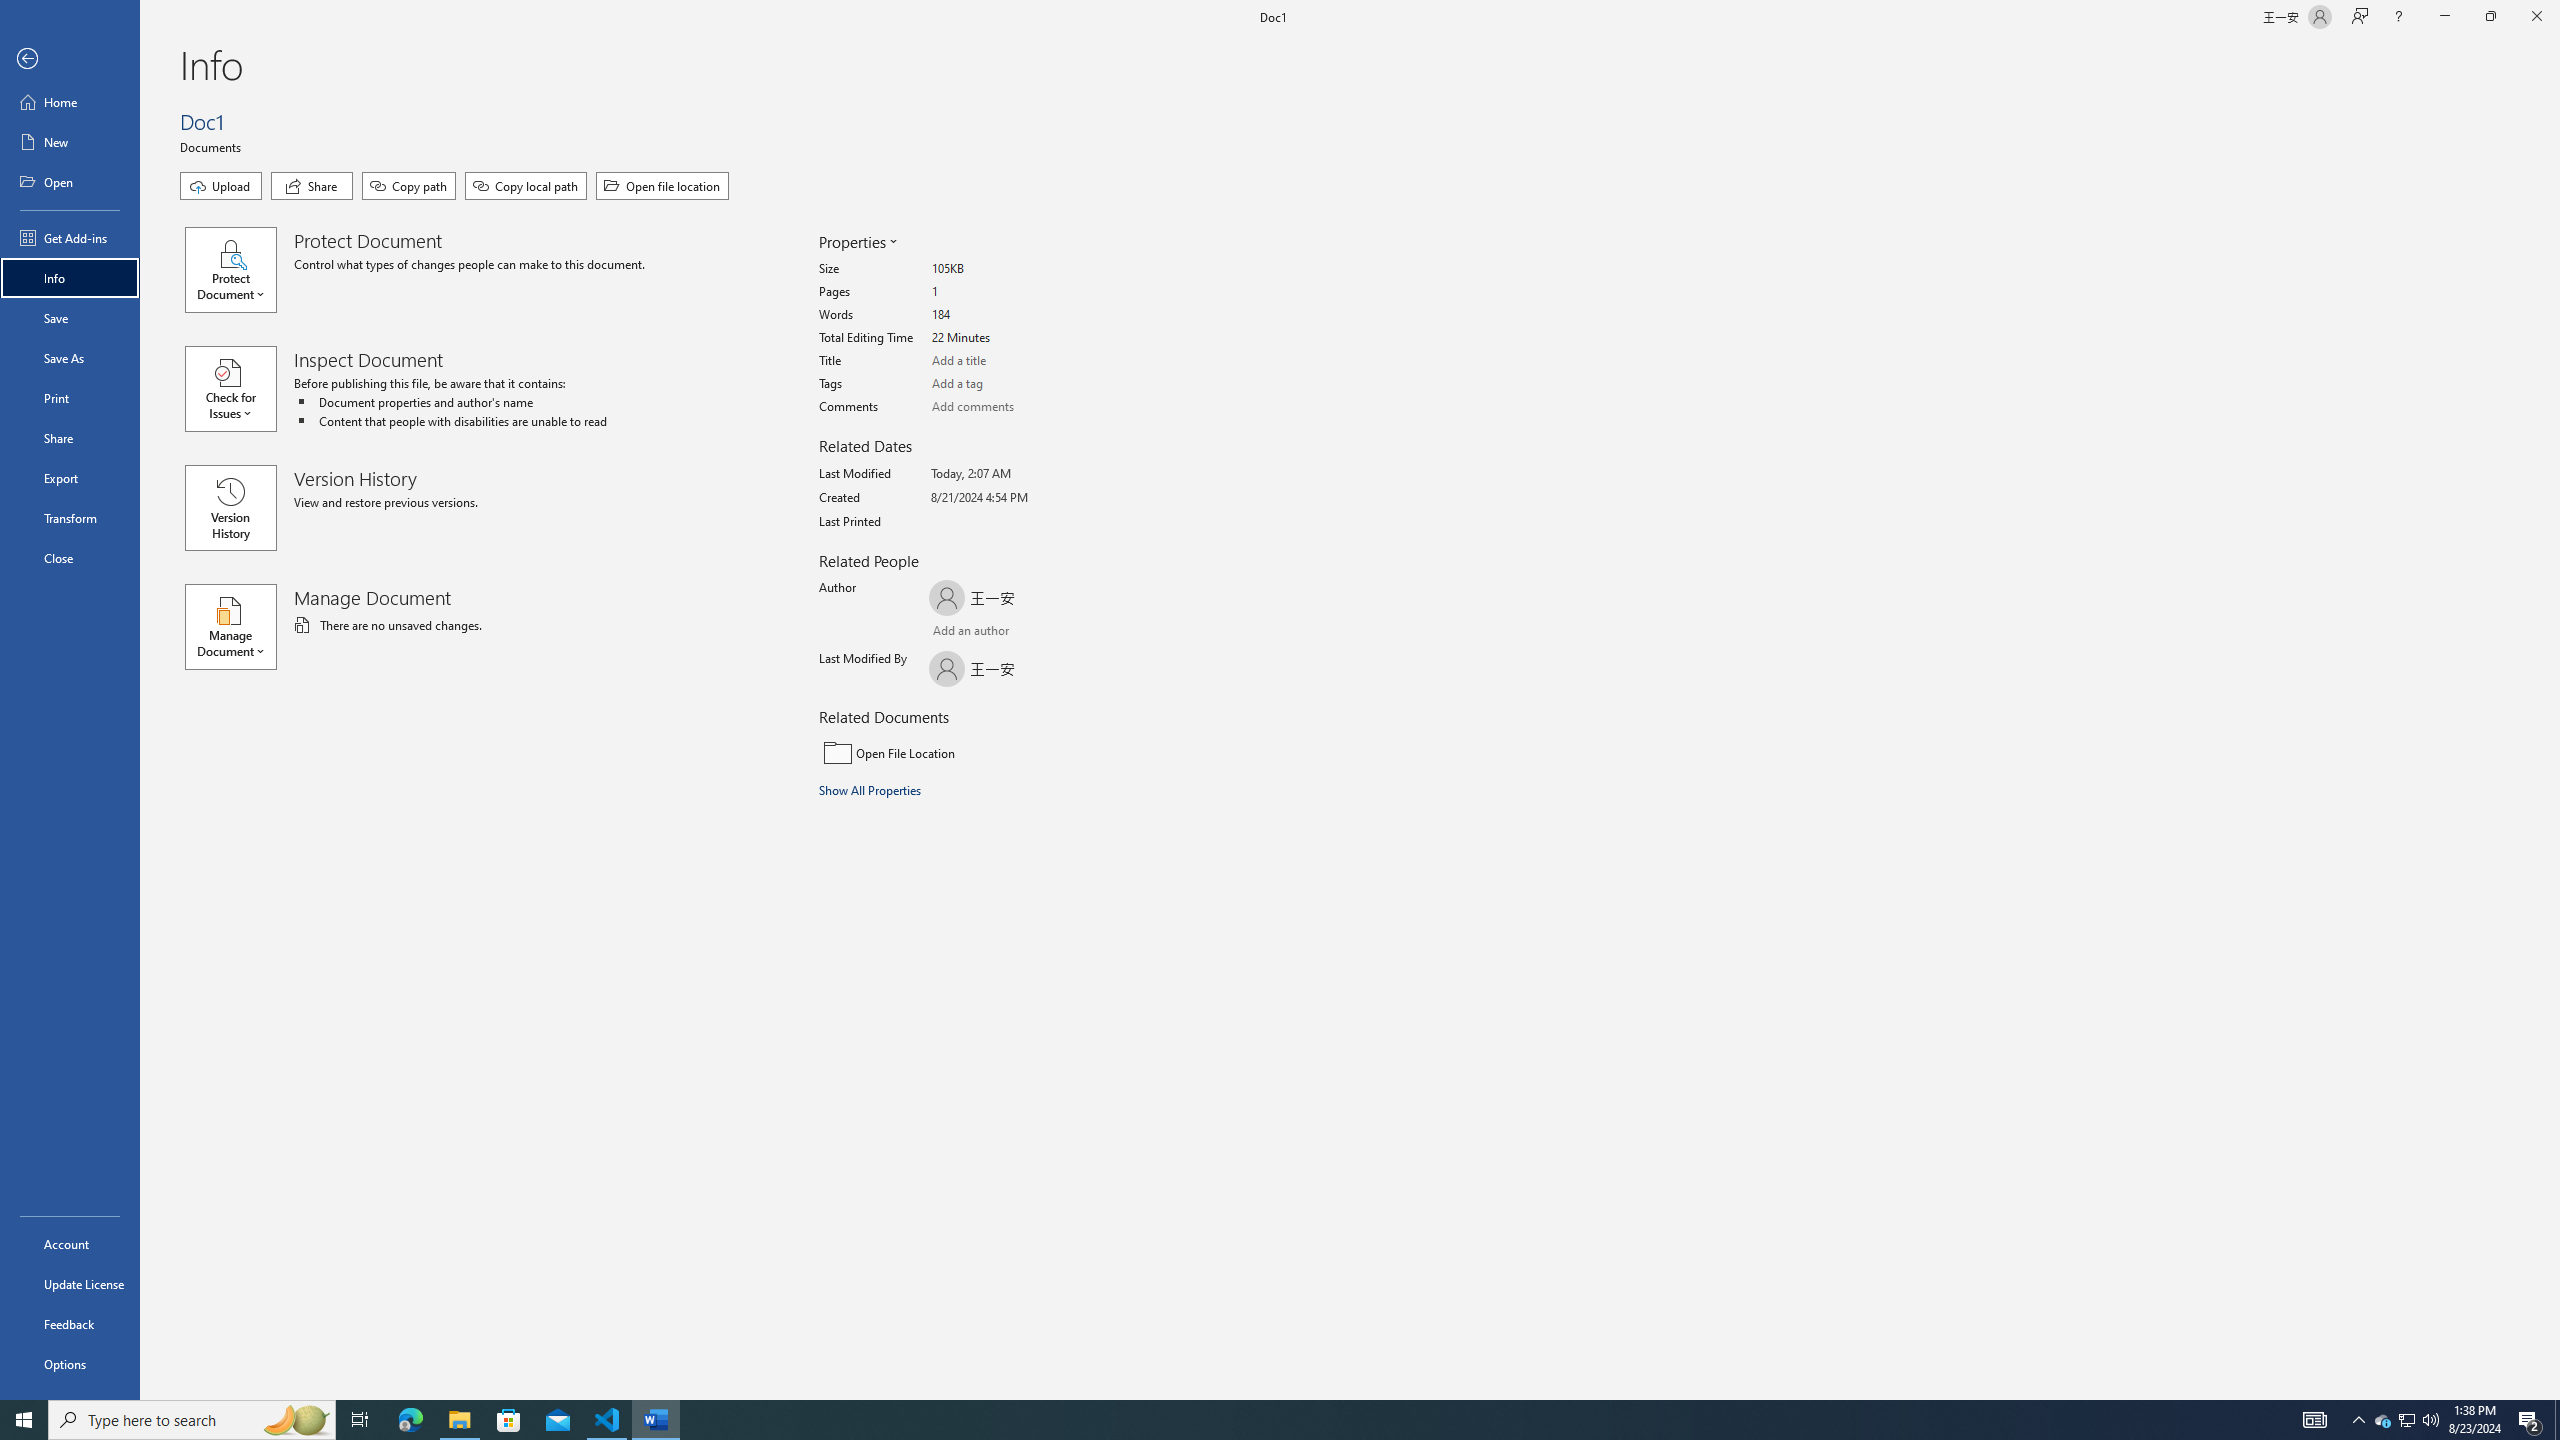  I want to click on 'New', so click(69, 141).